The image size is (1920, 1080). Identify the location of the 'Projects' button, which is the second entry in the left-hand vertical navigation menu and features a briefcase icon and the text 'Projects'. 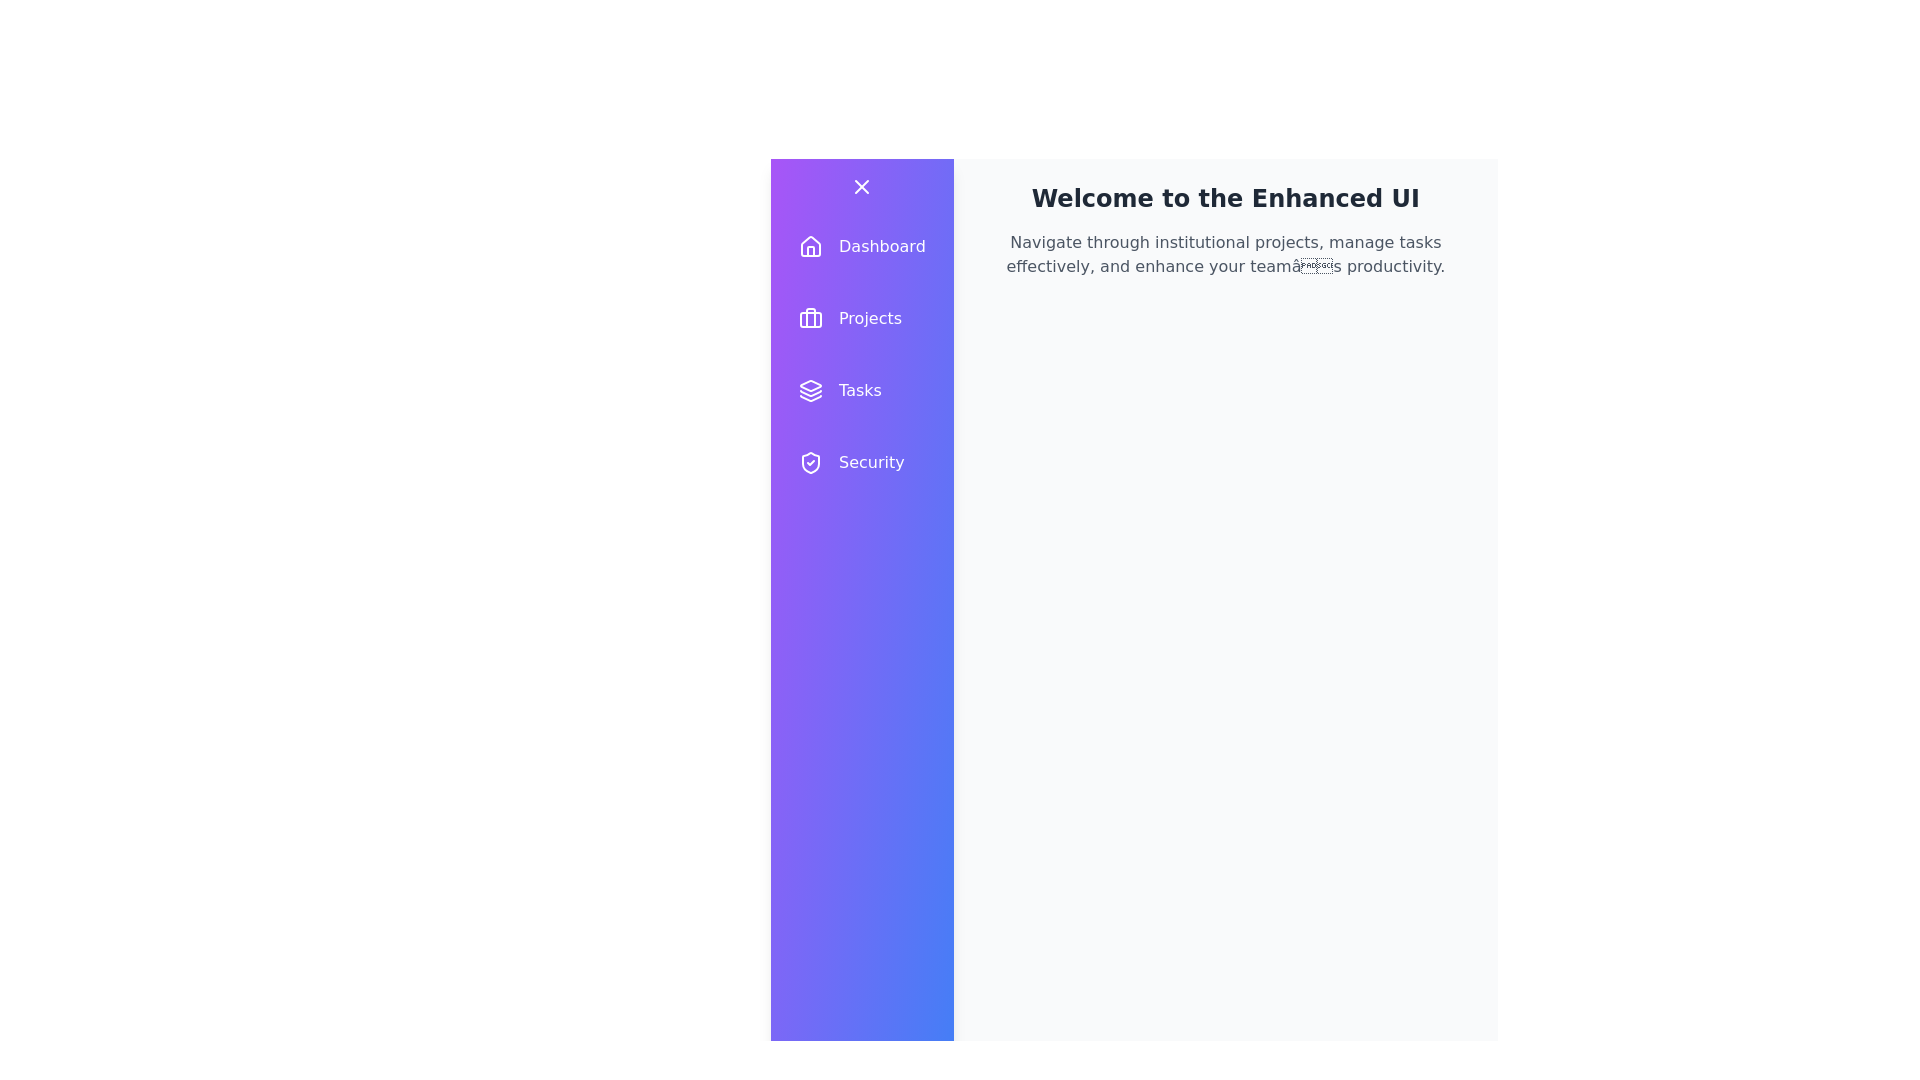
(862, 318).